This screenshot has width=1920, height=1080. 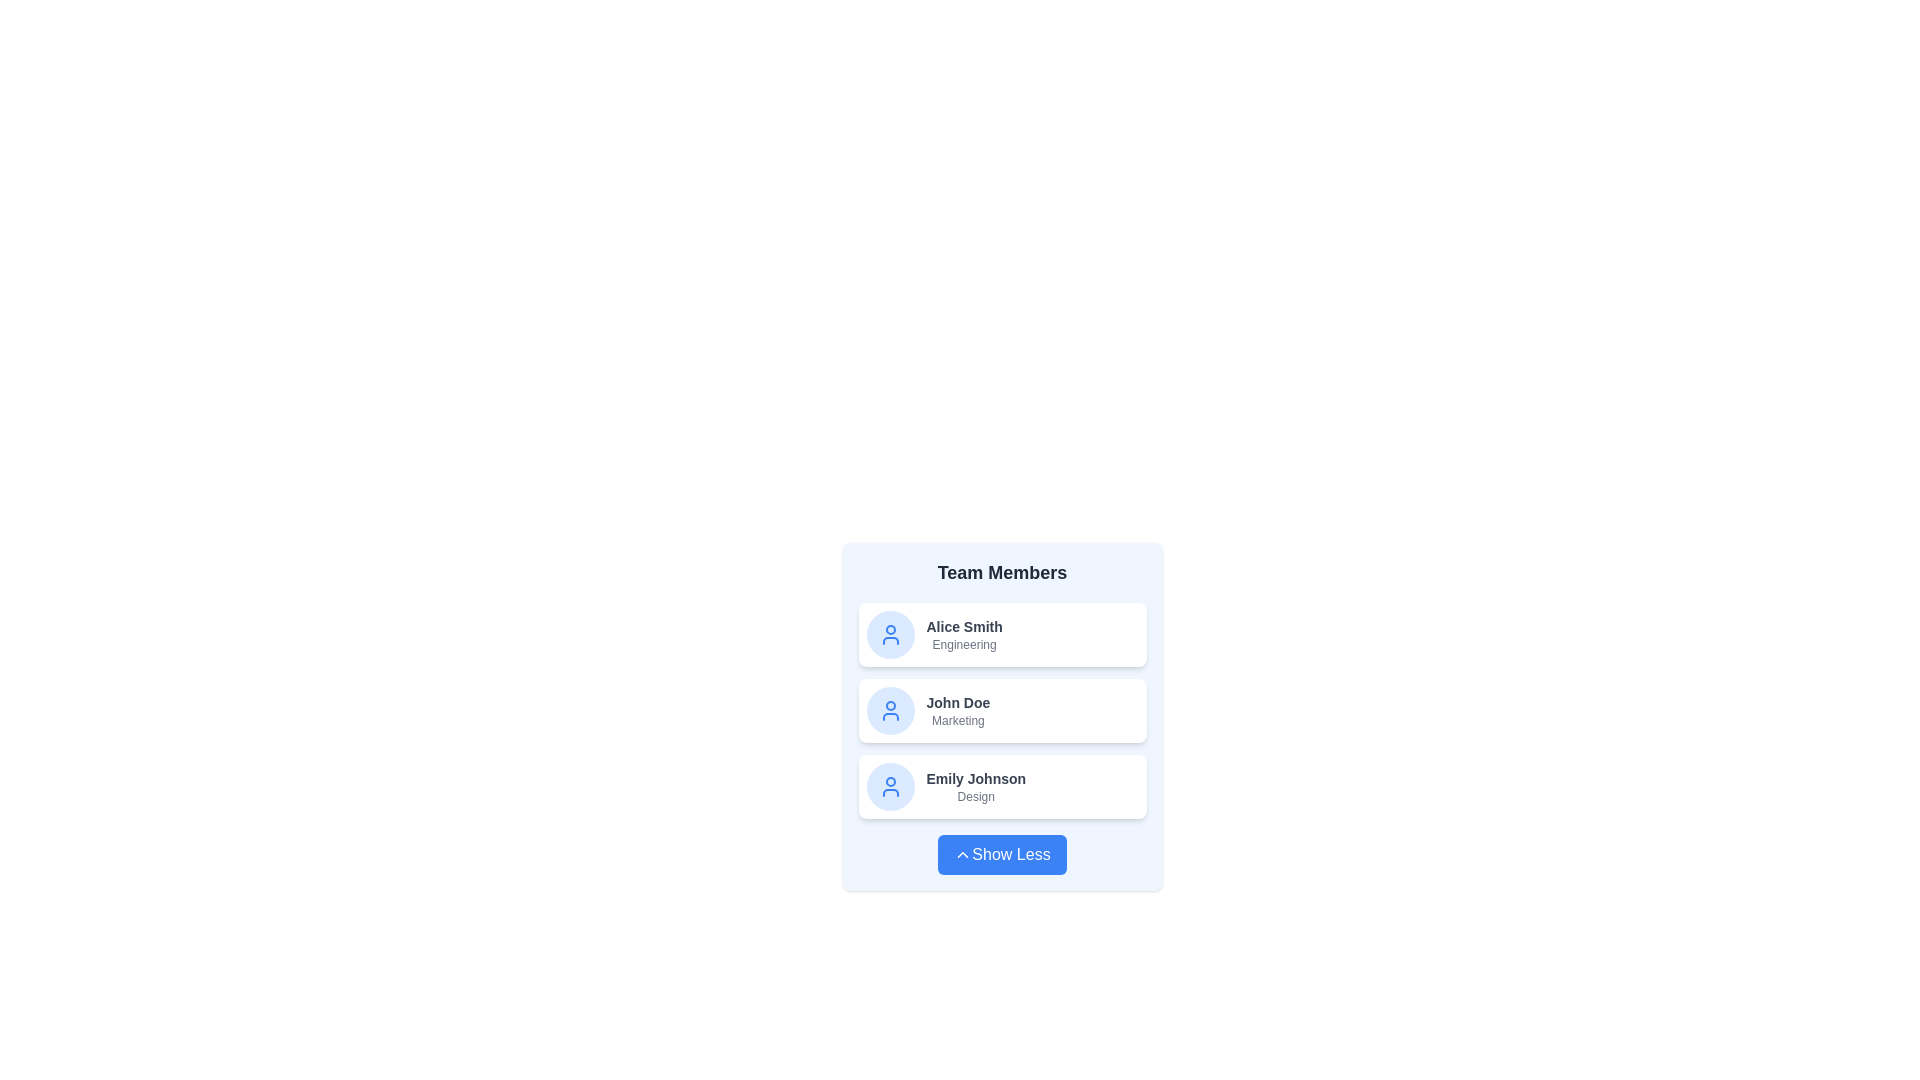 What do you see at coordinates (957, 721) in the screenshot?
I see `the Static Text Label displaying 'Marketing', which is located below the name 'John Doe' in the middle card of the team member list` at bounding box center [957, 721].